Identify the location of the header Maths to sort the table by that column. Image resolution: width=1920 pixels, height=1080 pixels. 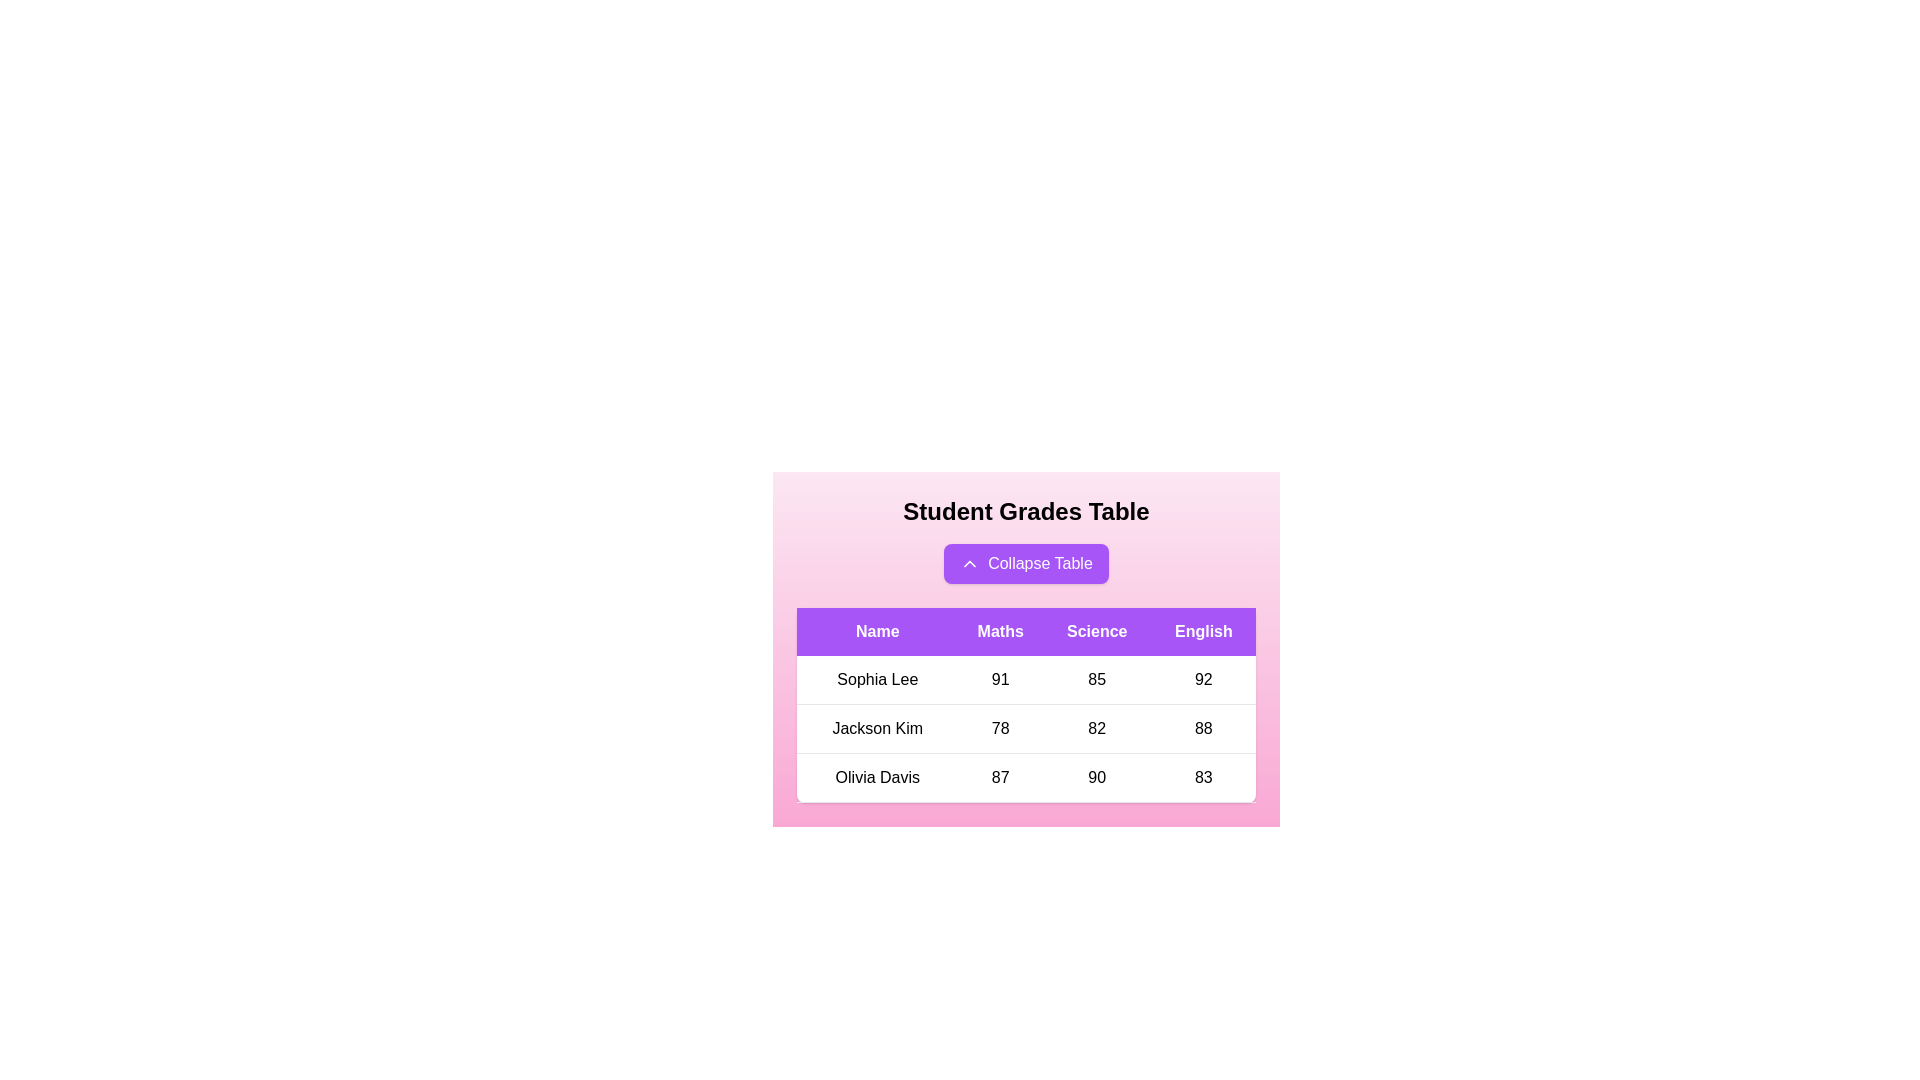
(1000, 632).